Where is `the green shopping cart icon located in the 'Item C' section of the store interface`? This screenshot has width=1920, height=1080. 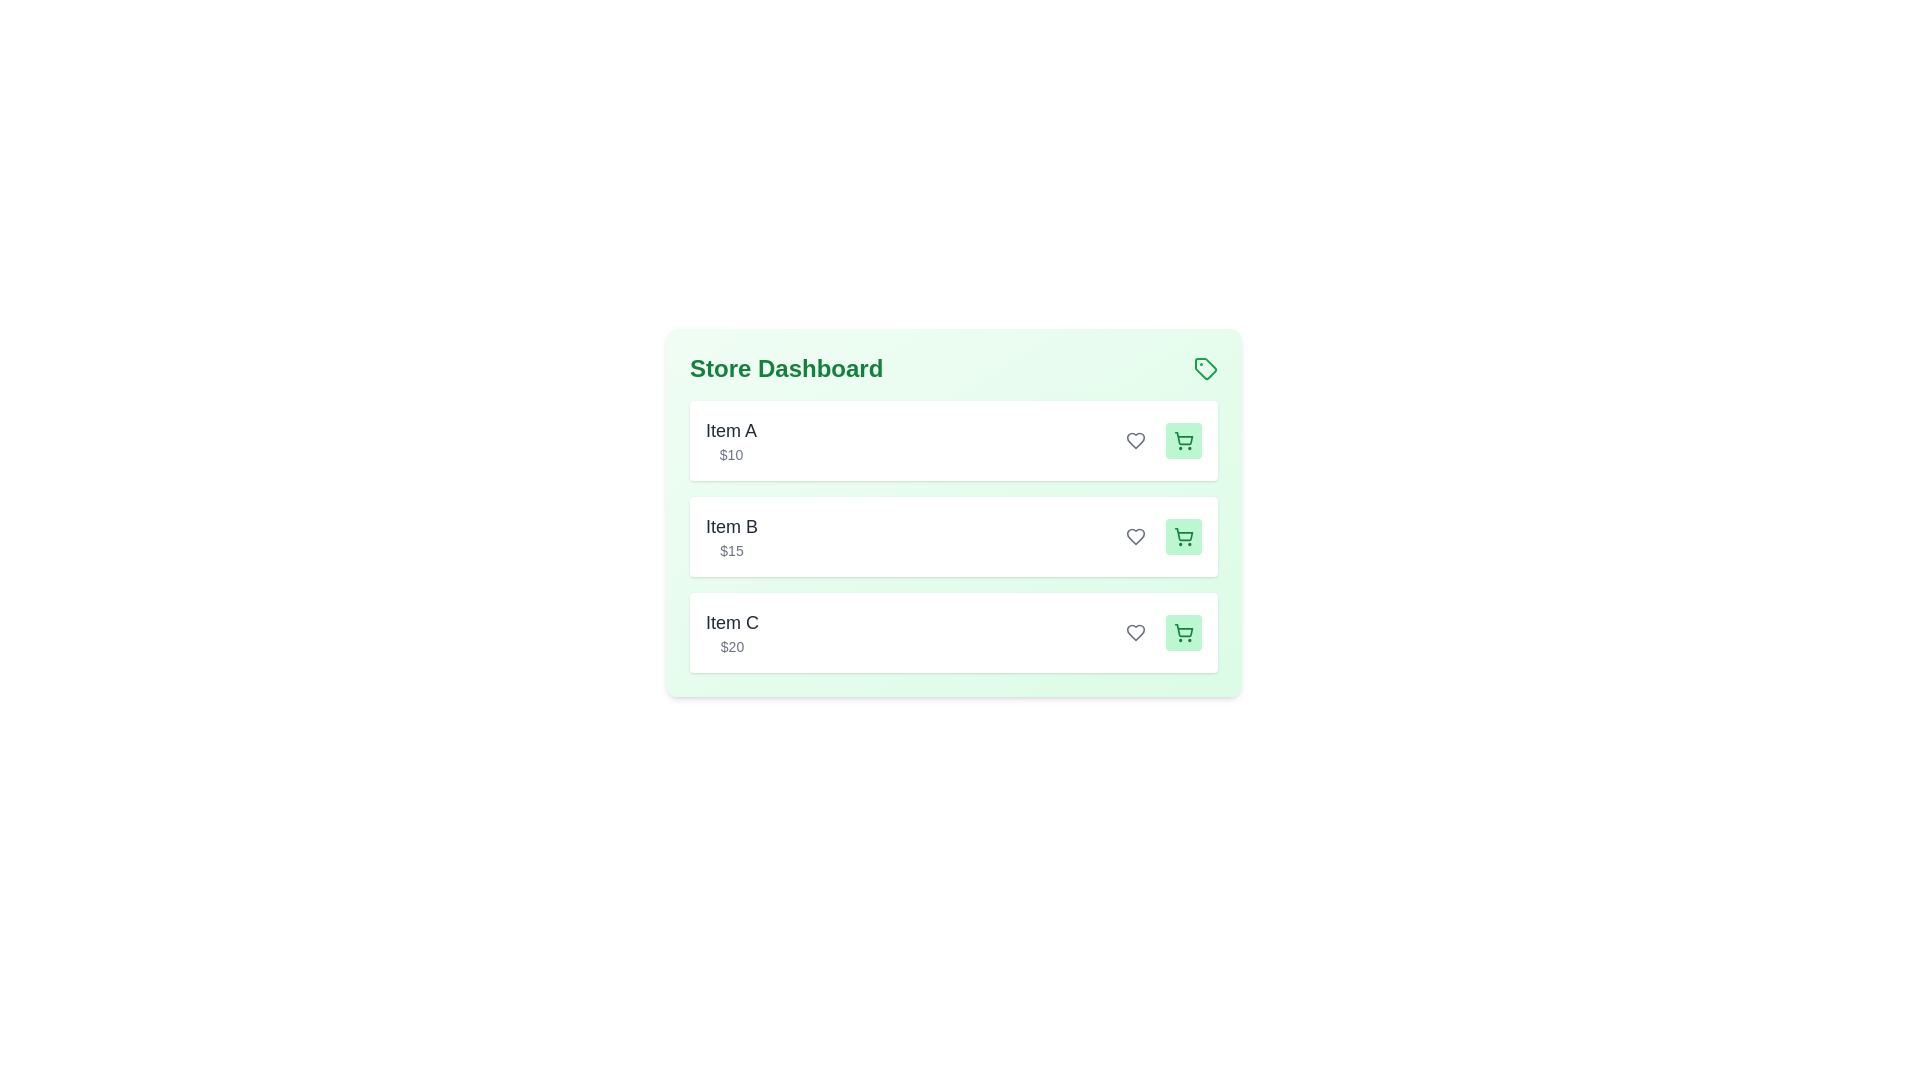 the green shopping cart icon located in the 'Item C' section of the store interface is located at coordinates (1184, 632).